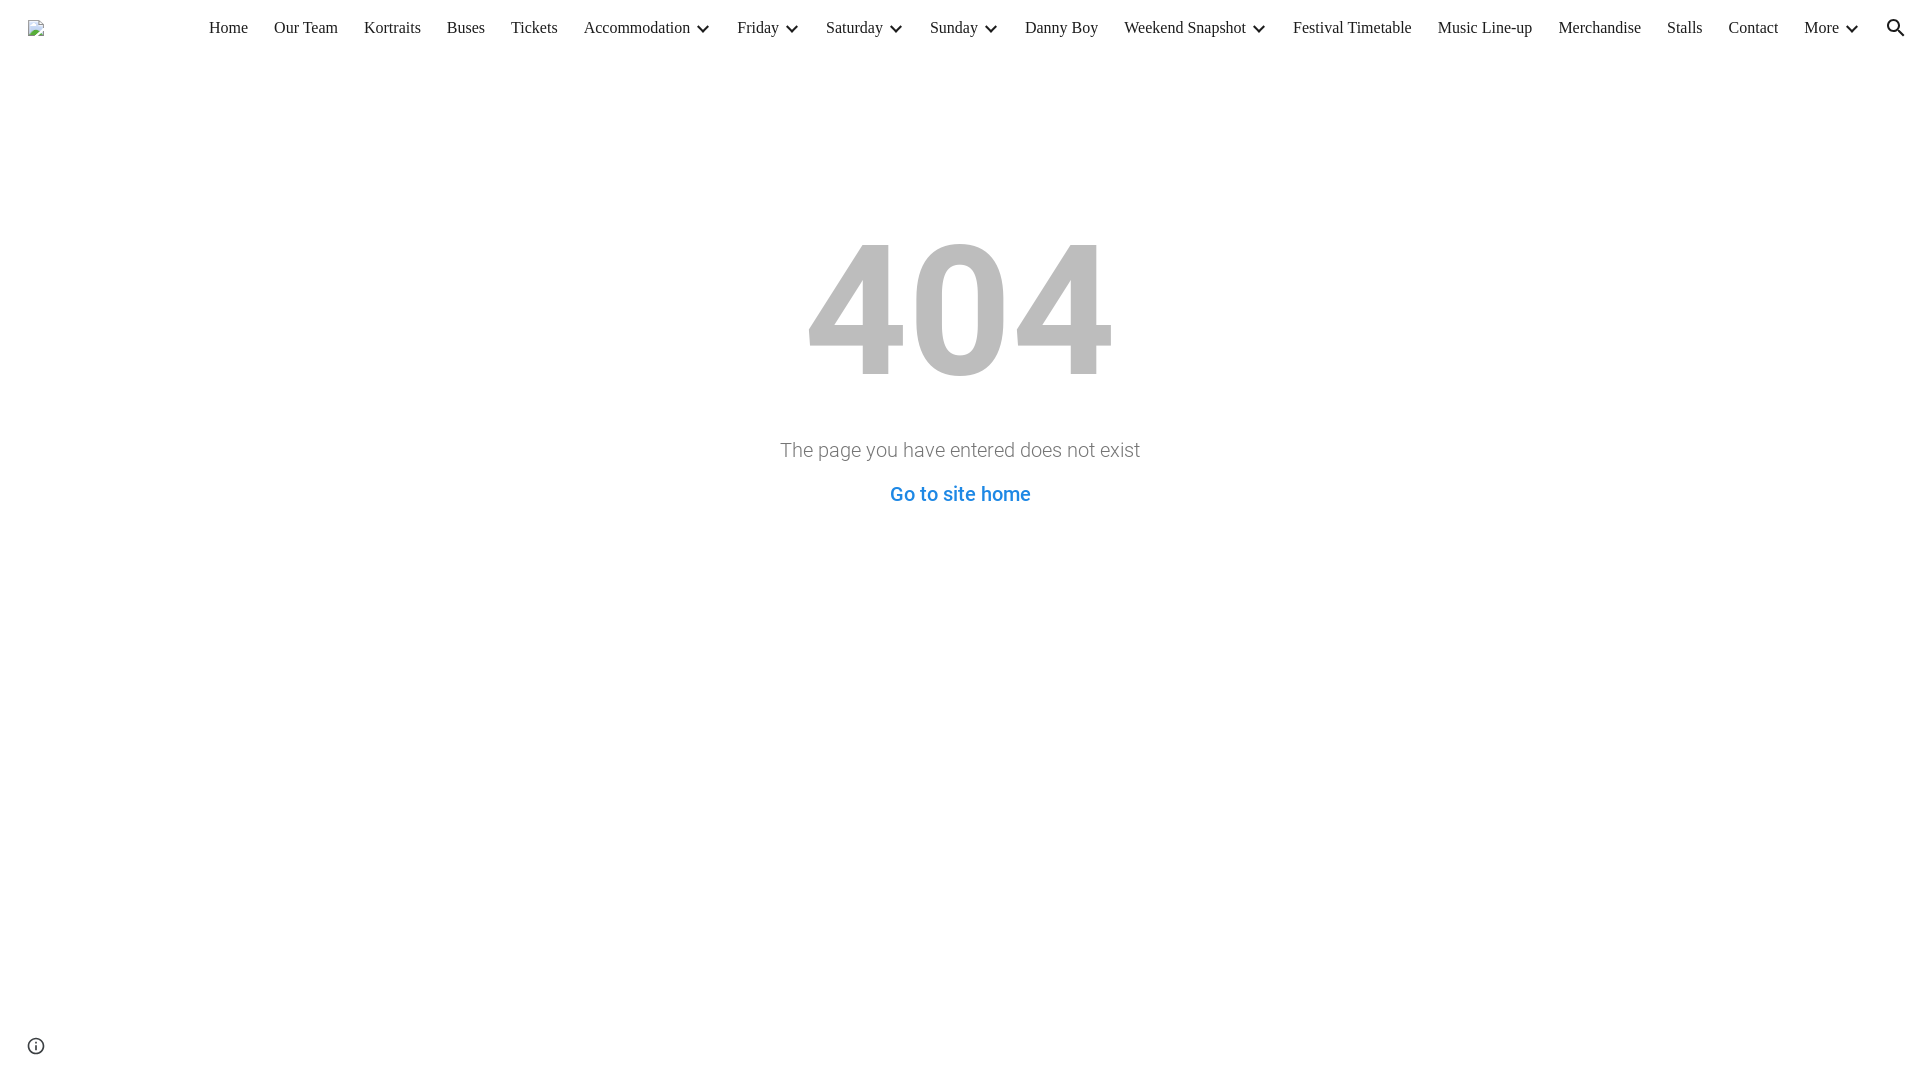 The height and width of the screenshot is (1080, 1920). I want to click on 'Expand/Collapse', so click(885, 27).